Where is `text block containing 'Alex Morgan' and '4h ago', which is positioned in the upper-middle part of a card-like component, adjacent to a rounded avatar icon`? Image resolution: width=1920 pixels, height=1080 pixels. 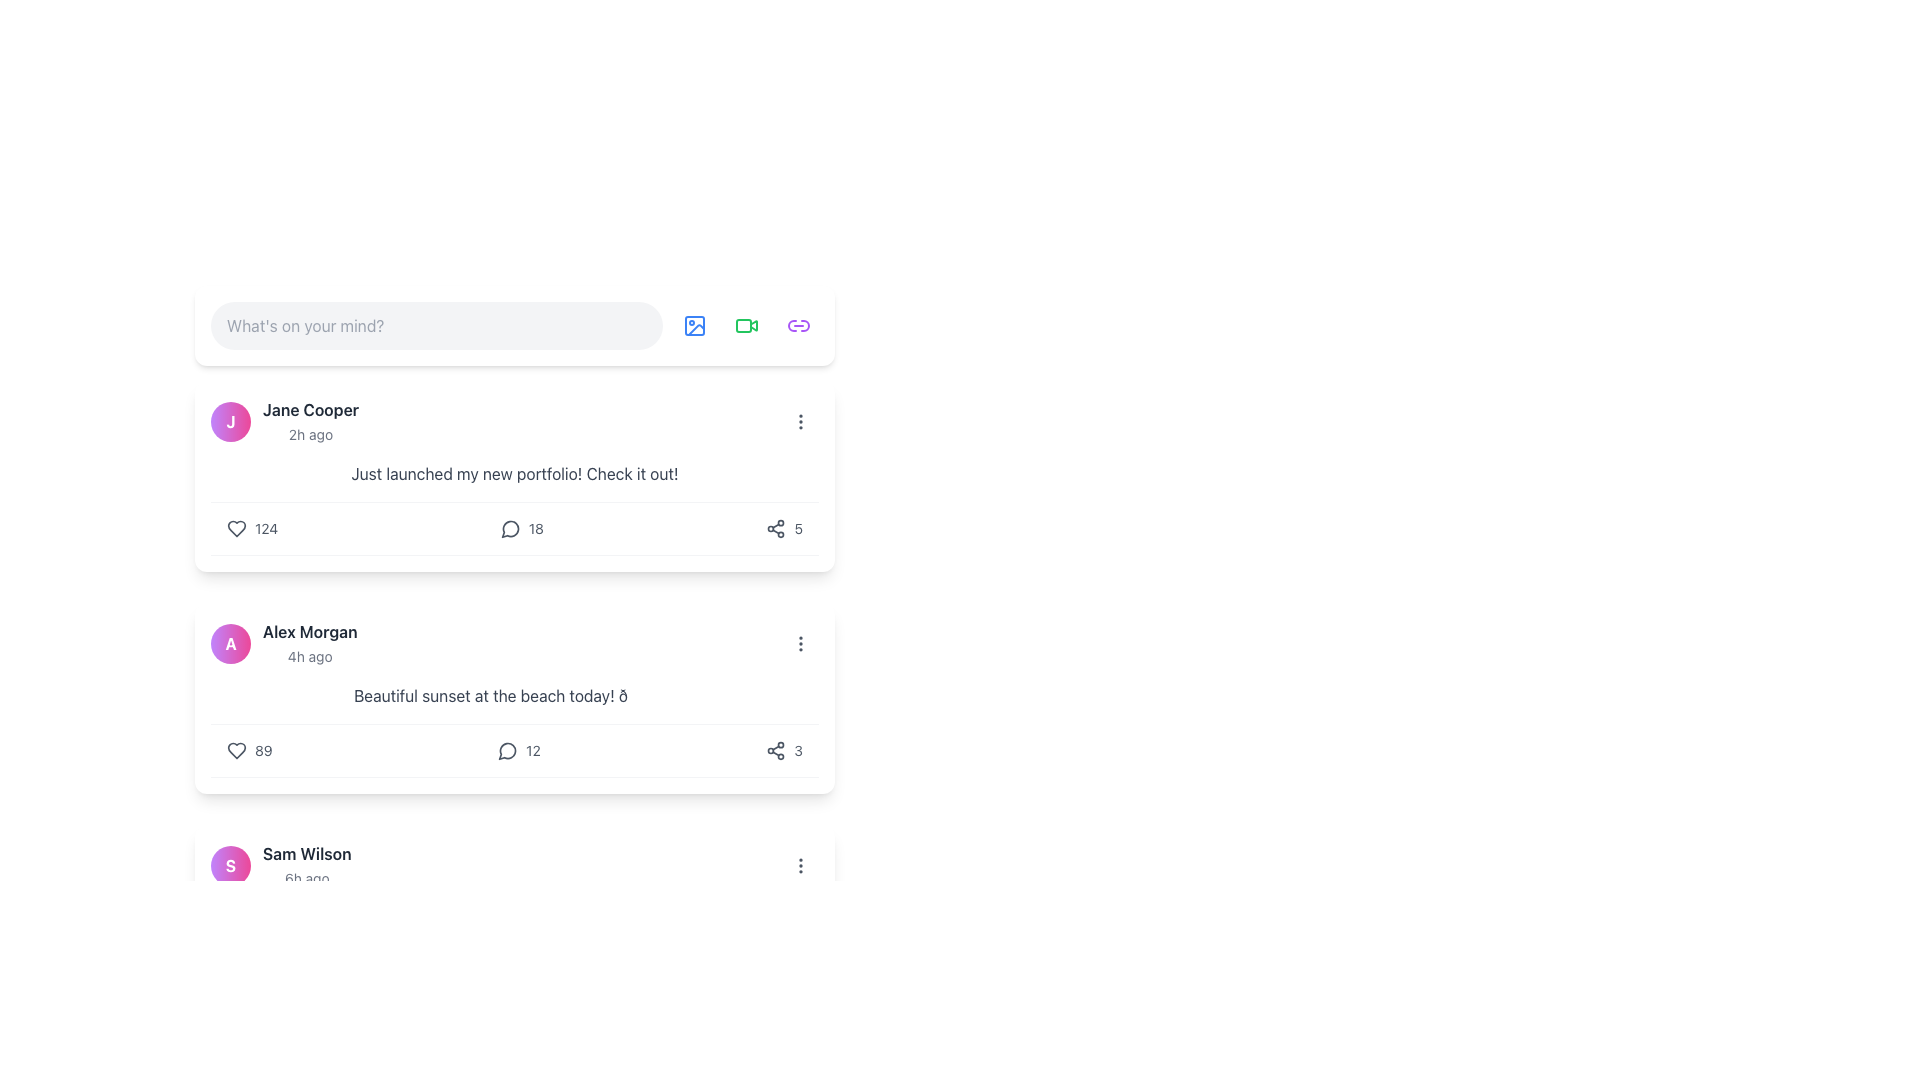 text block containing 'Alex Morgan' and '4h ago', which is positioned in the upper-middle part of a card-like component, adjacent to a rounded avatar icon is located at coordinates (309, 644).